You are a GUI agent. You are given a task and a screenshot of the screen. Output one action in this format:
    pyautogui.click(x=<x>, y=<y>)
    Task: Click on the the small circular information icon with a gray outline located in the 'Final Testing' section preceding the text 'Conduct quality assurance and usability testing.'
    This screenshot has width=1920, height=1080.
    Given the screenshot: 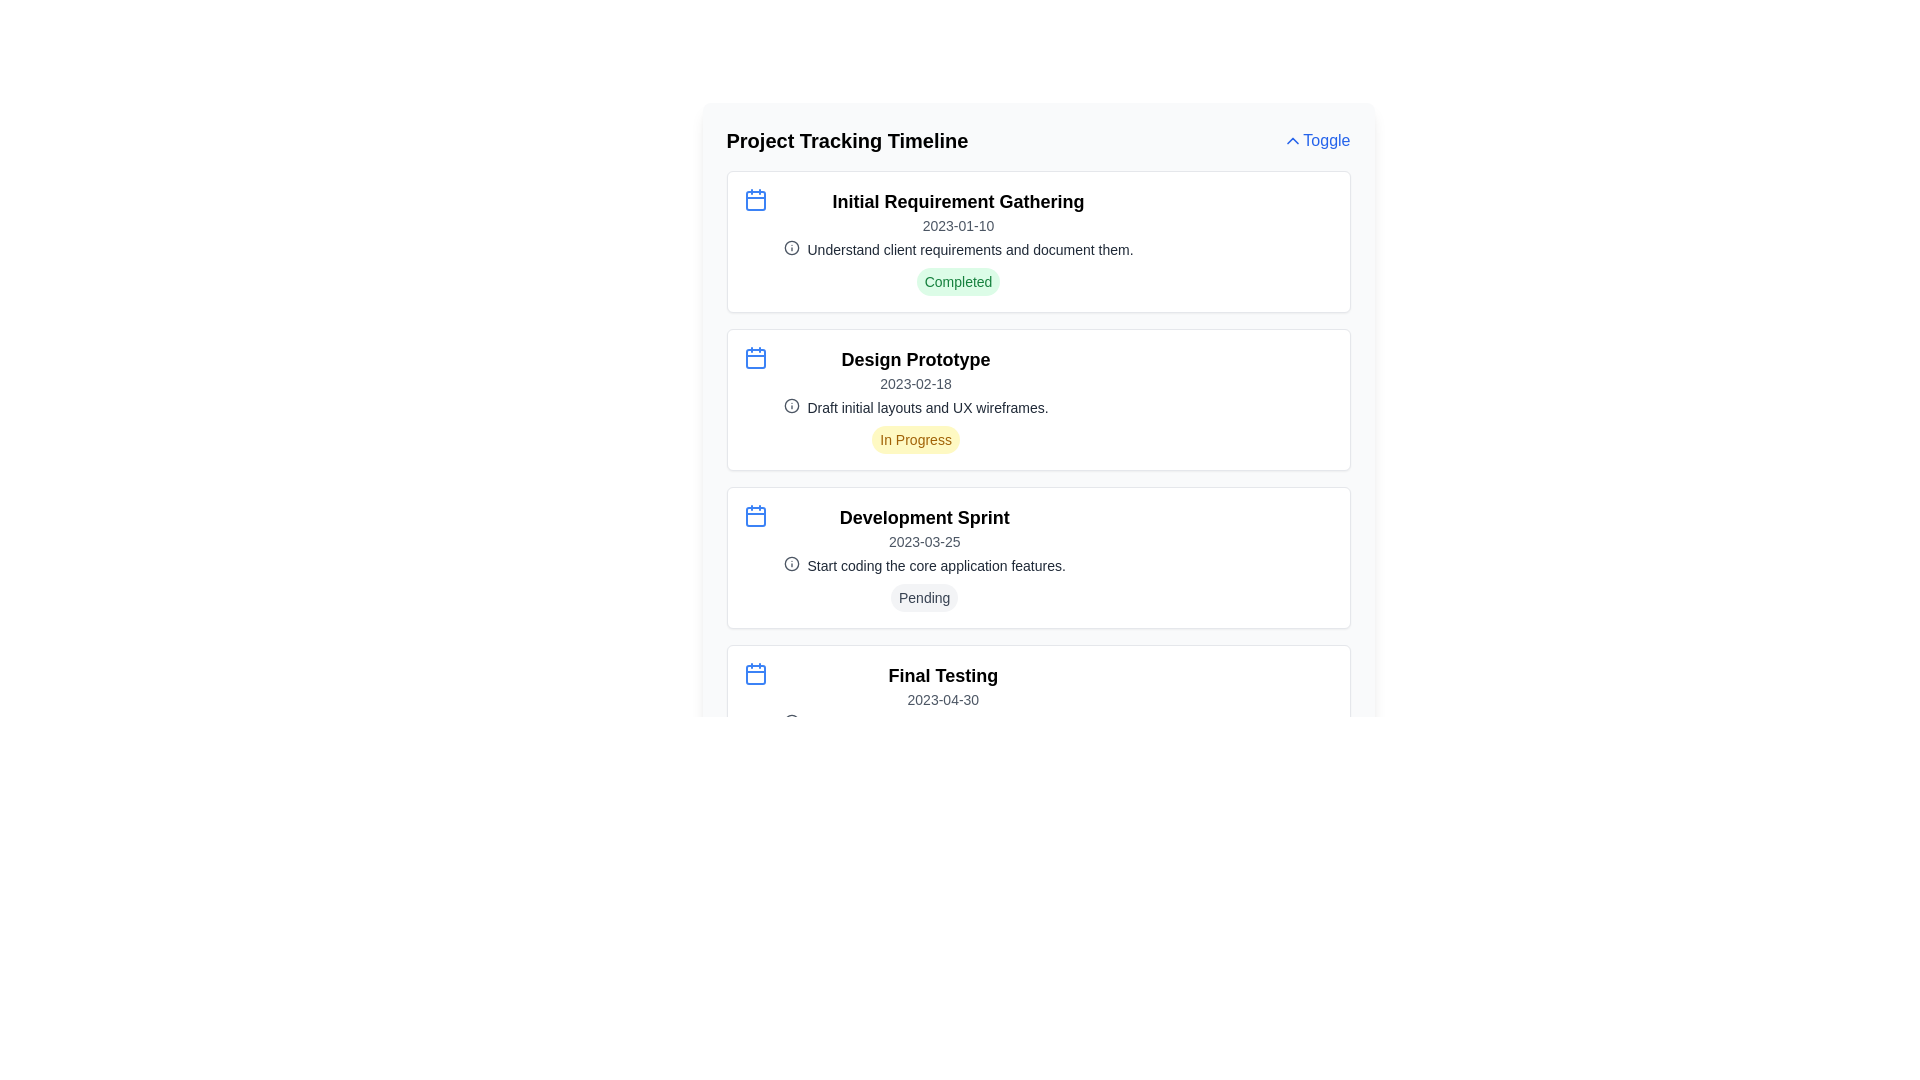 What is the action you would take?
    pyautogui.click(x=790, y=721)
    